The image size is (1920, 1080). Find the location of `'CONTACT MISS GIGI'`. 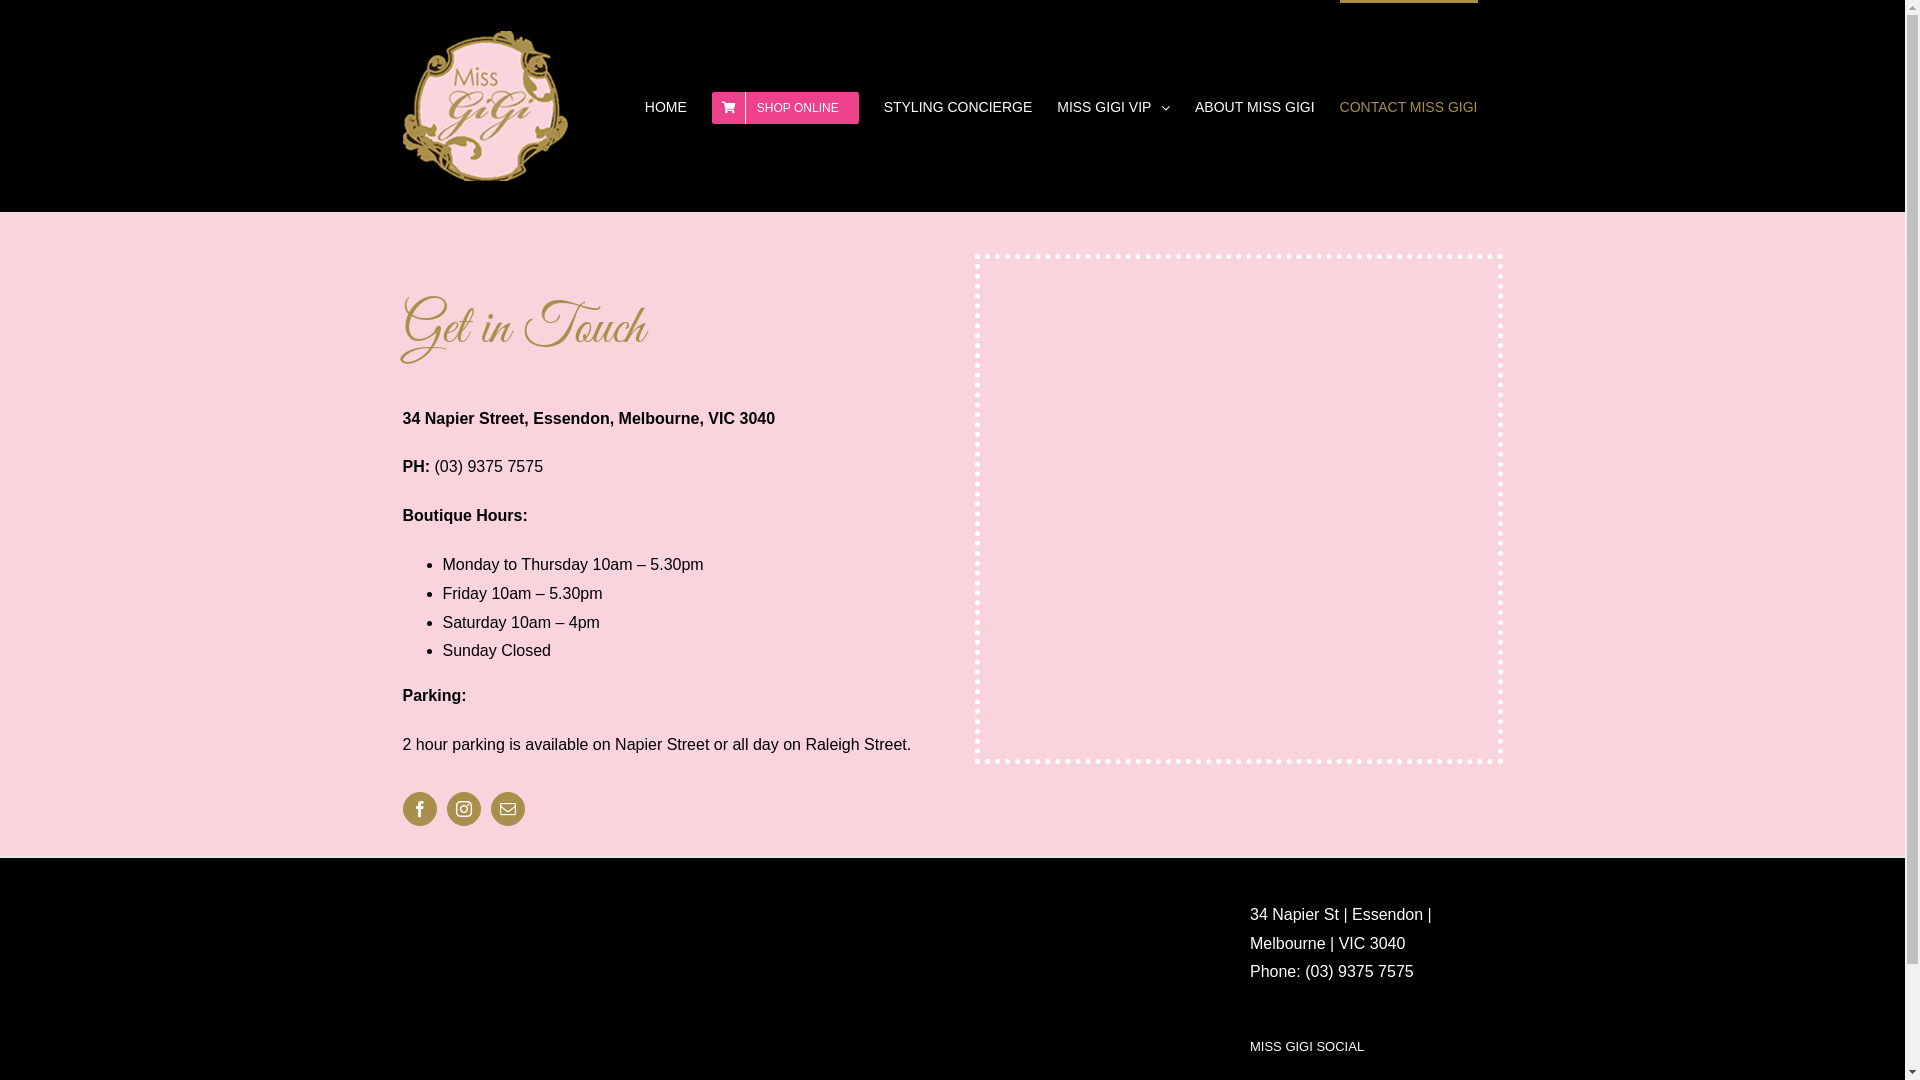

'CONTACT MISS GIGI' is located at coordinates (1408, 105).